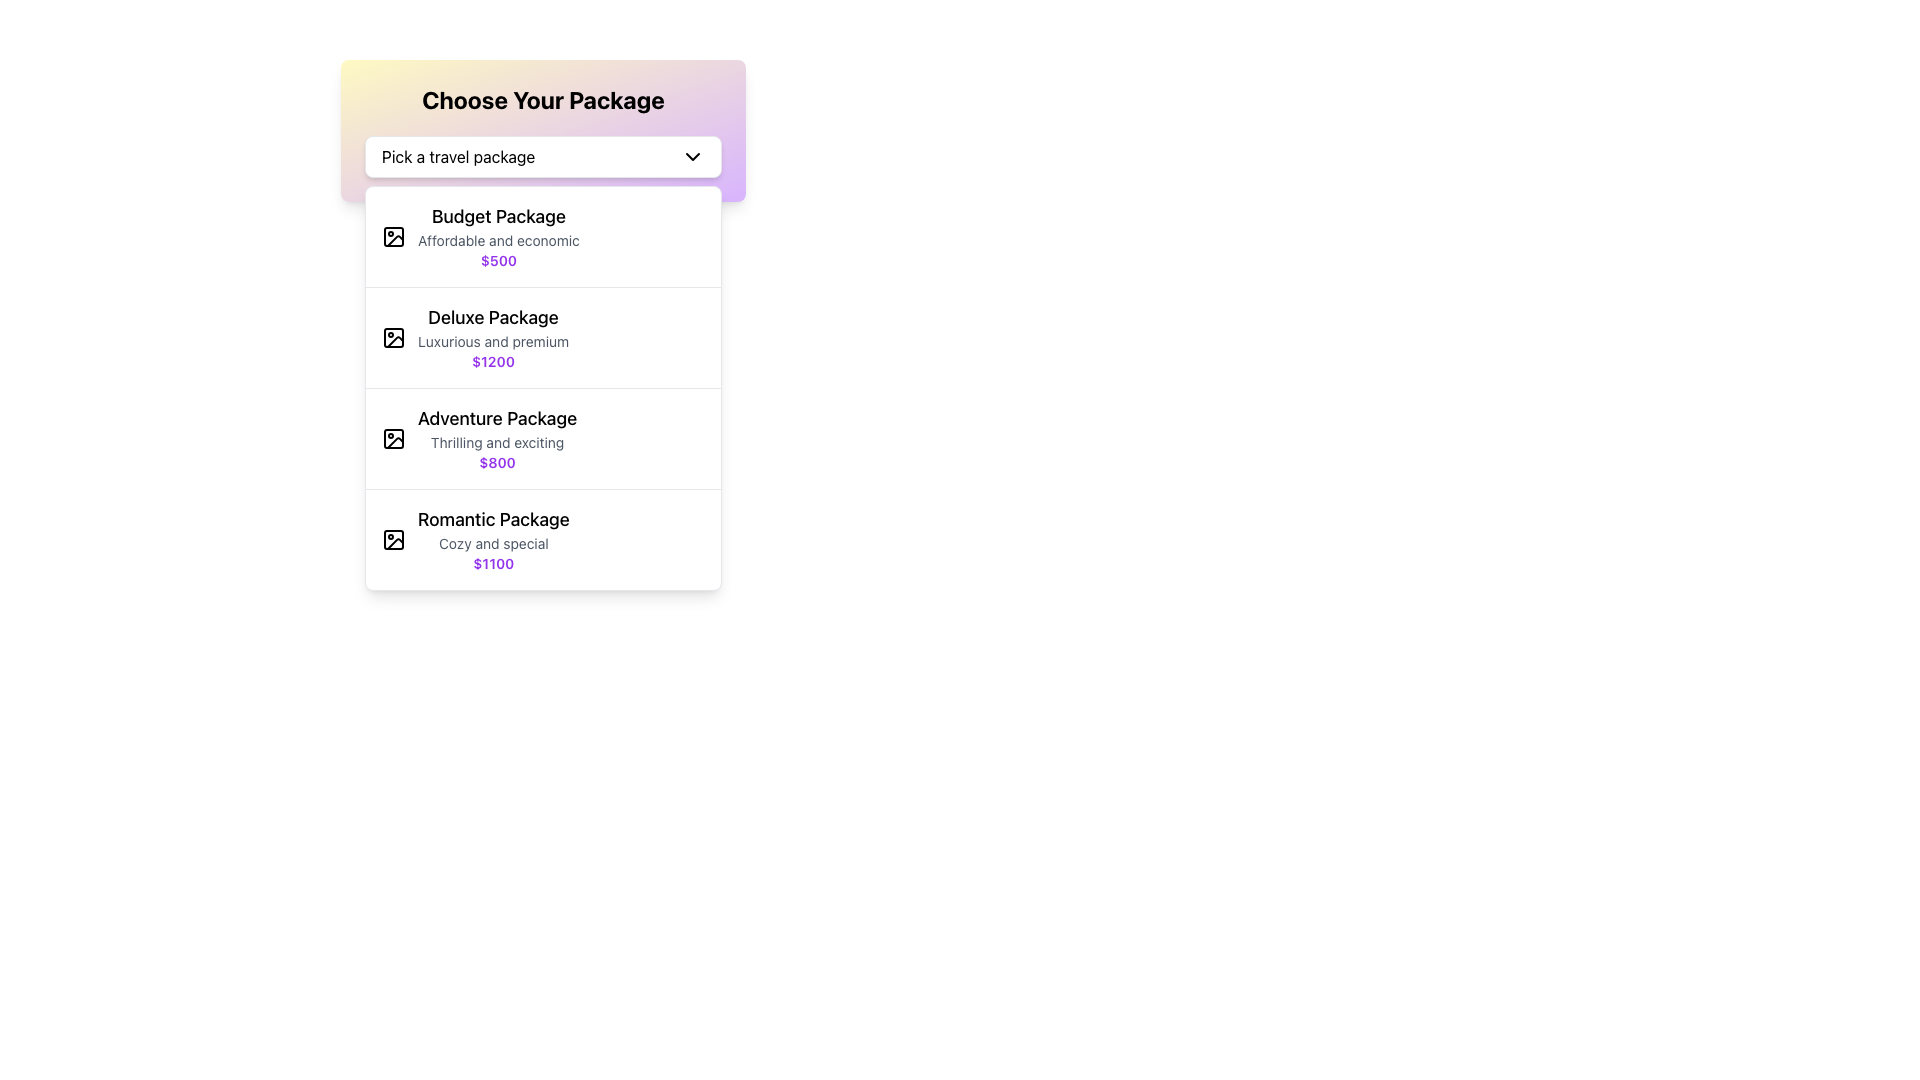 The image size is (1920, 1080). What do you see at coordinates (543, 131) in the screenshot?
I see `the travel packages dropdown menu` at bounding box center [543, 131].